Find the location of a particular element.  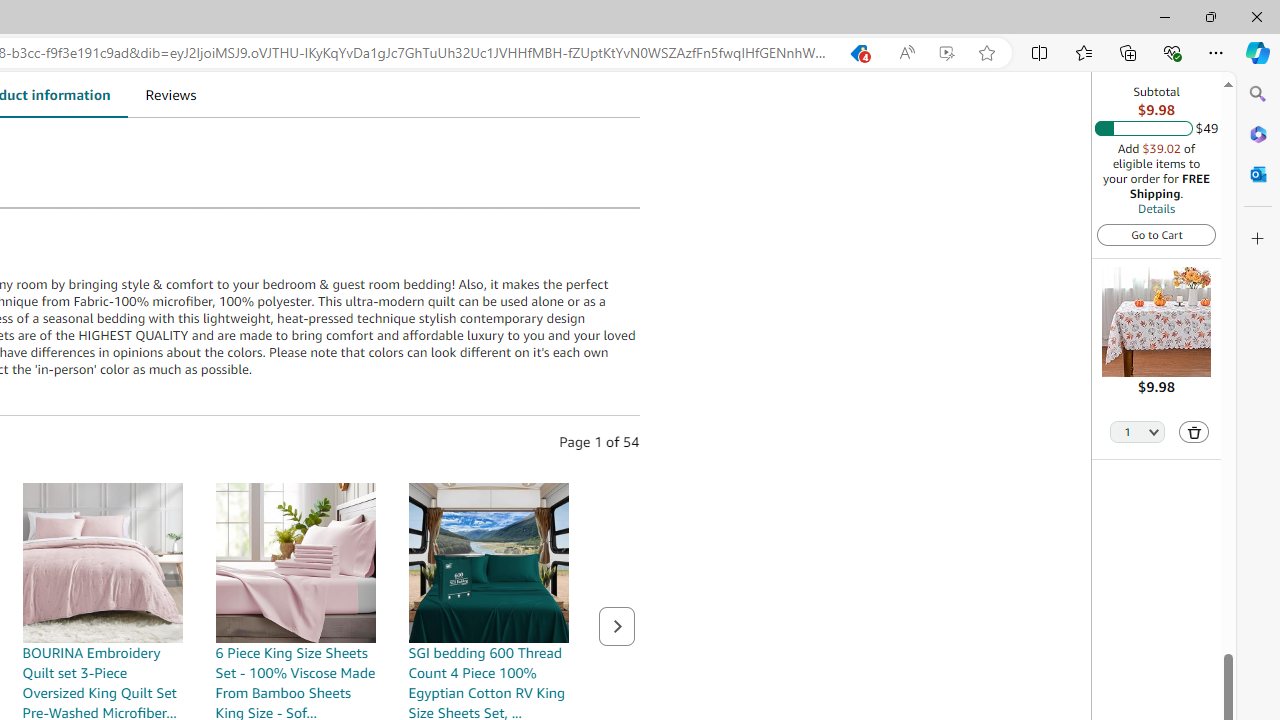

'Shopping in Microsoft Edge' is located at coordinates (858, 52).